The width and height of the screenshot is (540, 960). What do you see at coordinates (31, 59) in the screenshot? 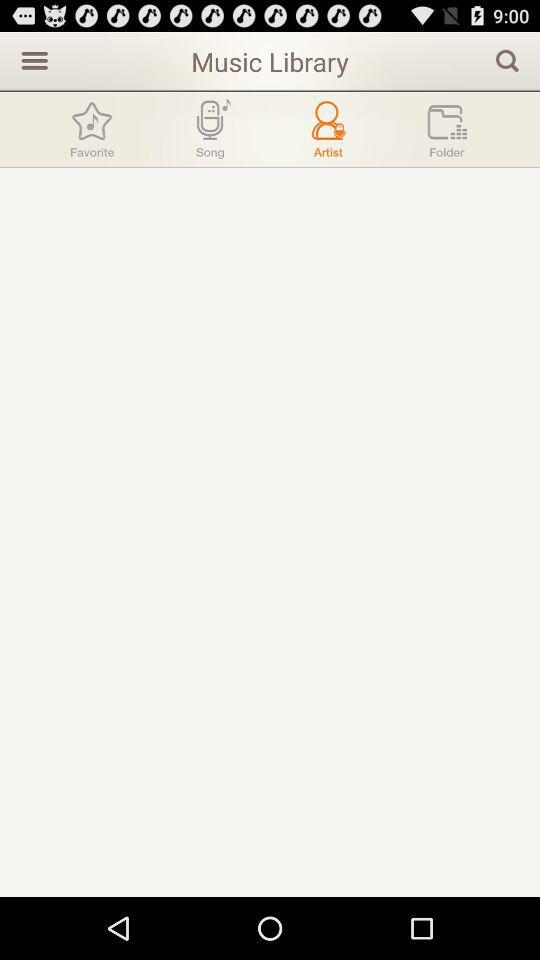
I see `menu option` at bounding box center [31, 59].